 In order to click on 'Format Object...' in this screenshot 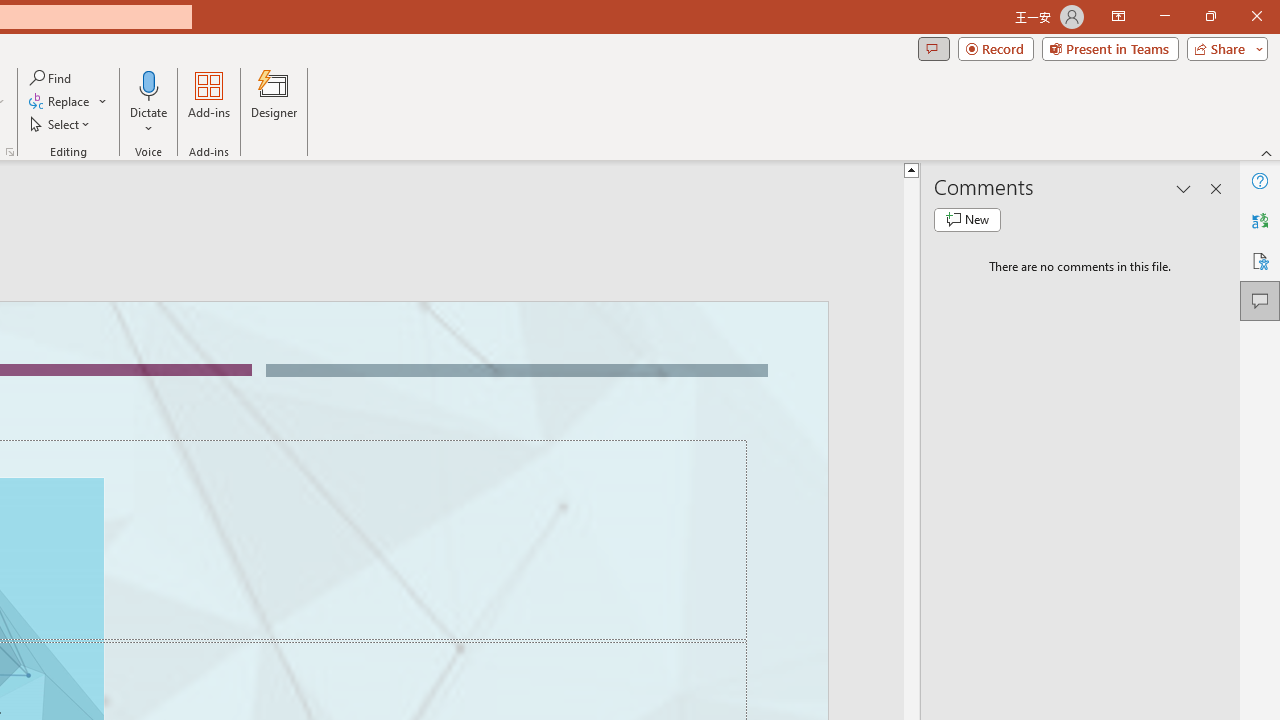, I will do `click(10, 150)`.